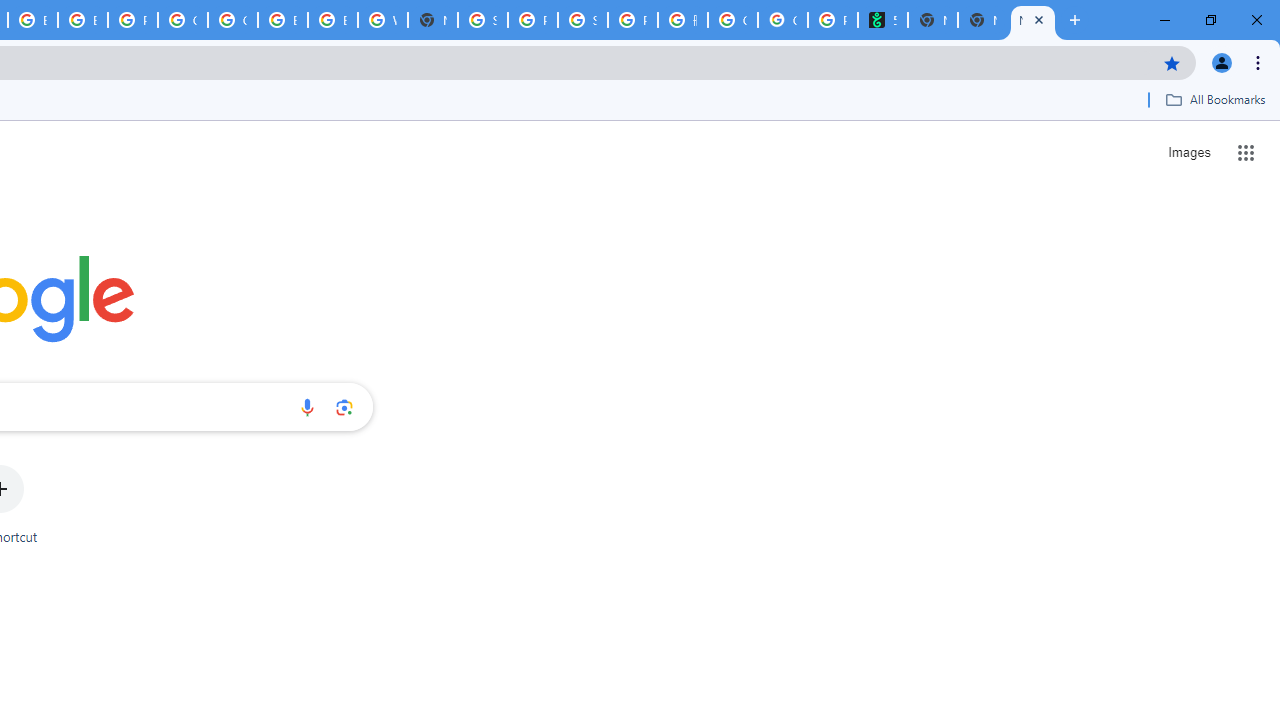 This screenshot has width=1280, height=720. I want to click on 'New Tab', so click(983, 20).